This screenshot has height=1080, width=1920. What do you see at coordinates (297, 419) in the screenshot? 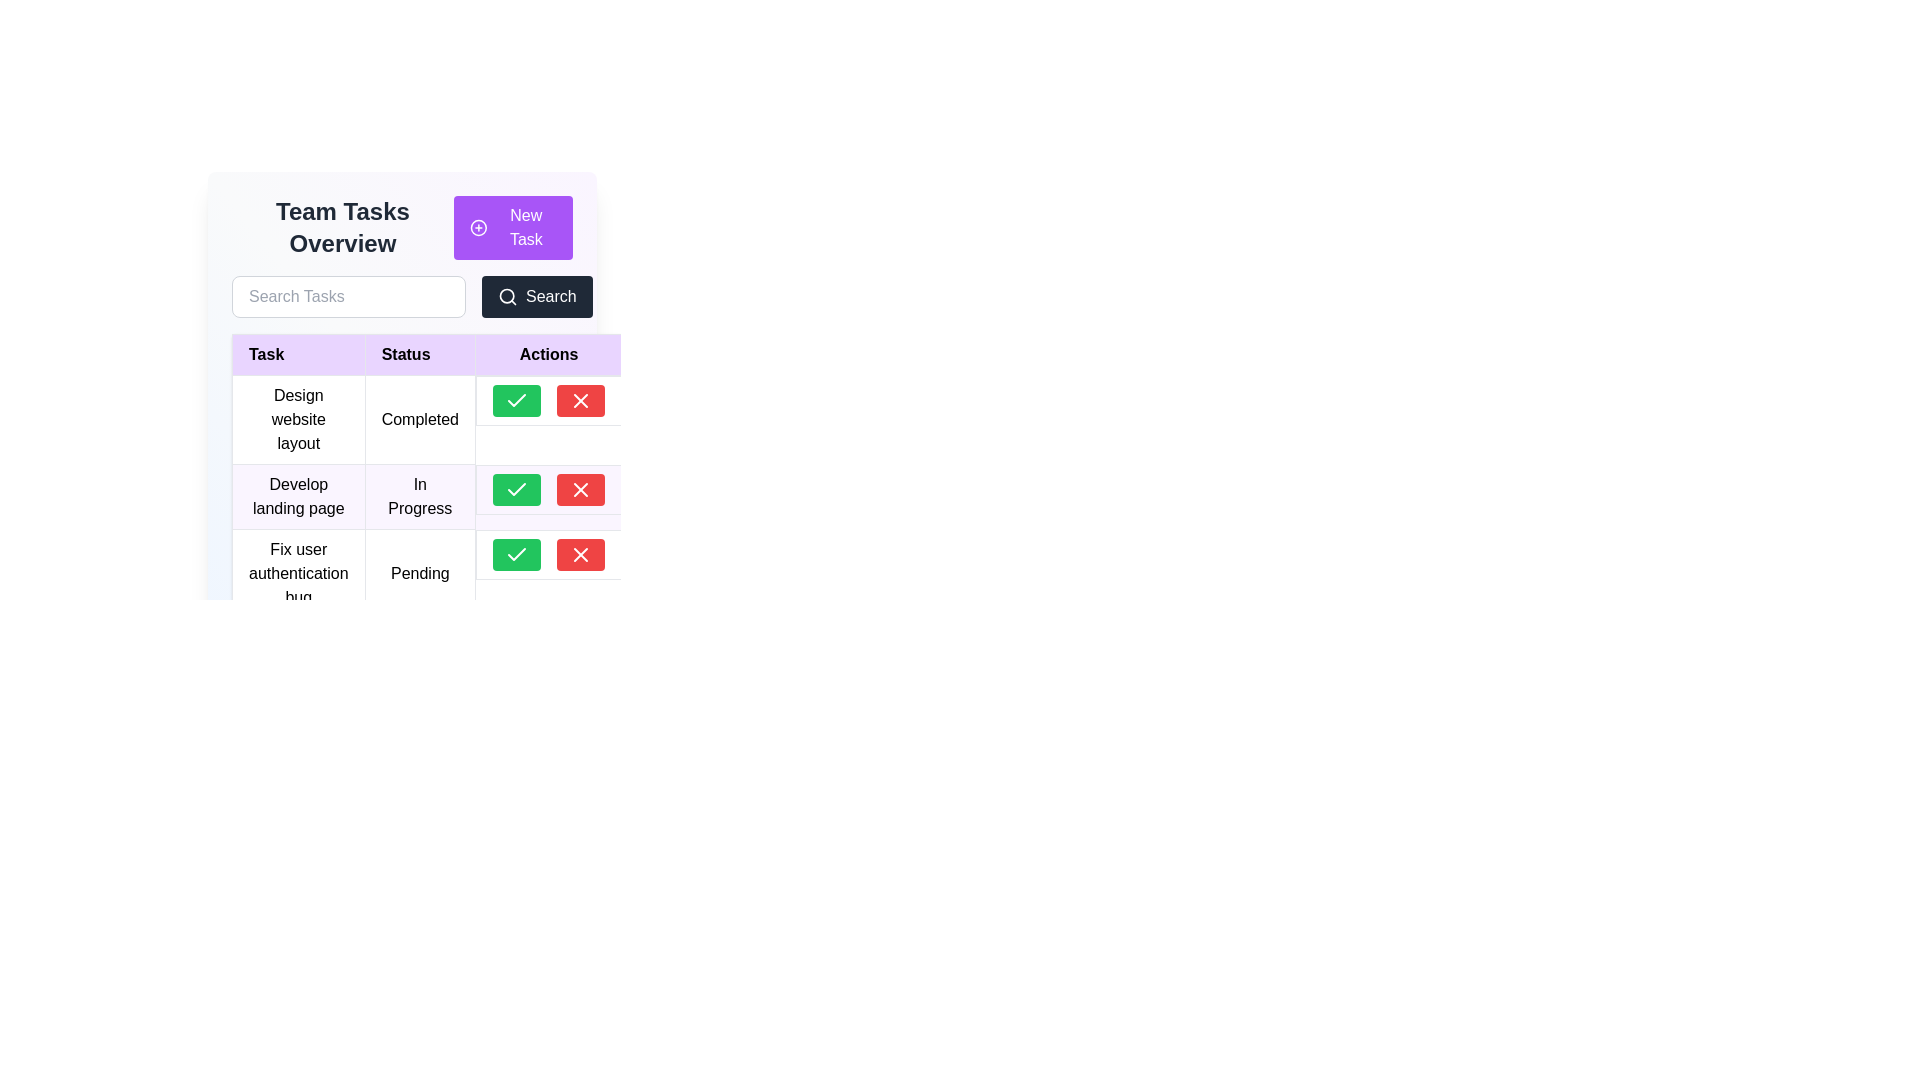
I see `the static text label indicating a task entry in the 'Tasks' list, located in the first row under the 'Task' heading` at bounding box center [297, 419].